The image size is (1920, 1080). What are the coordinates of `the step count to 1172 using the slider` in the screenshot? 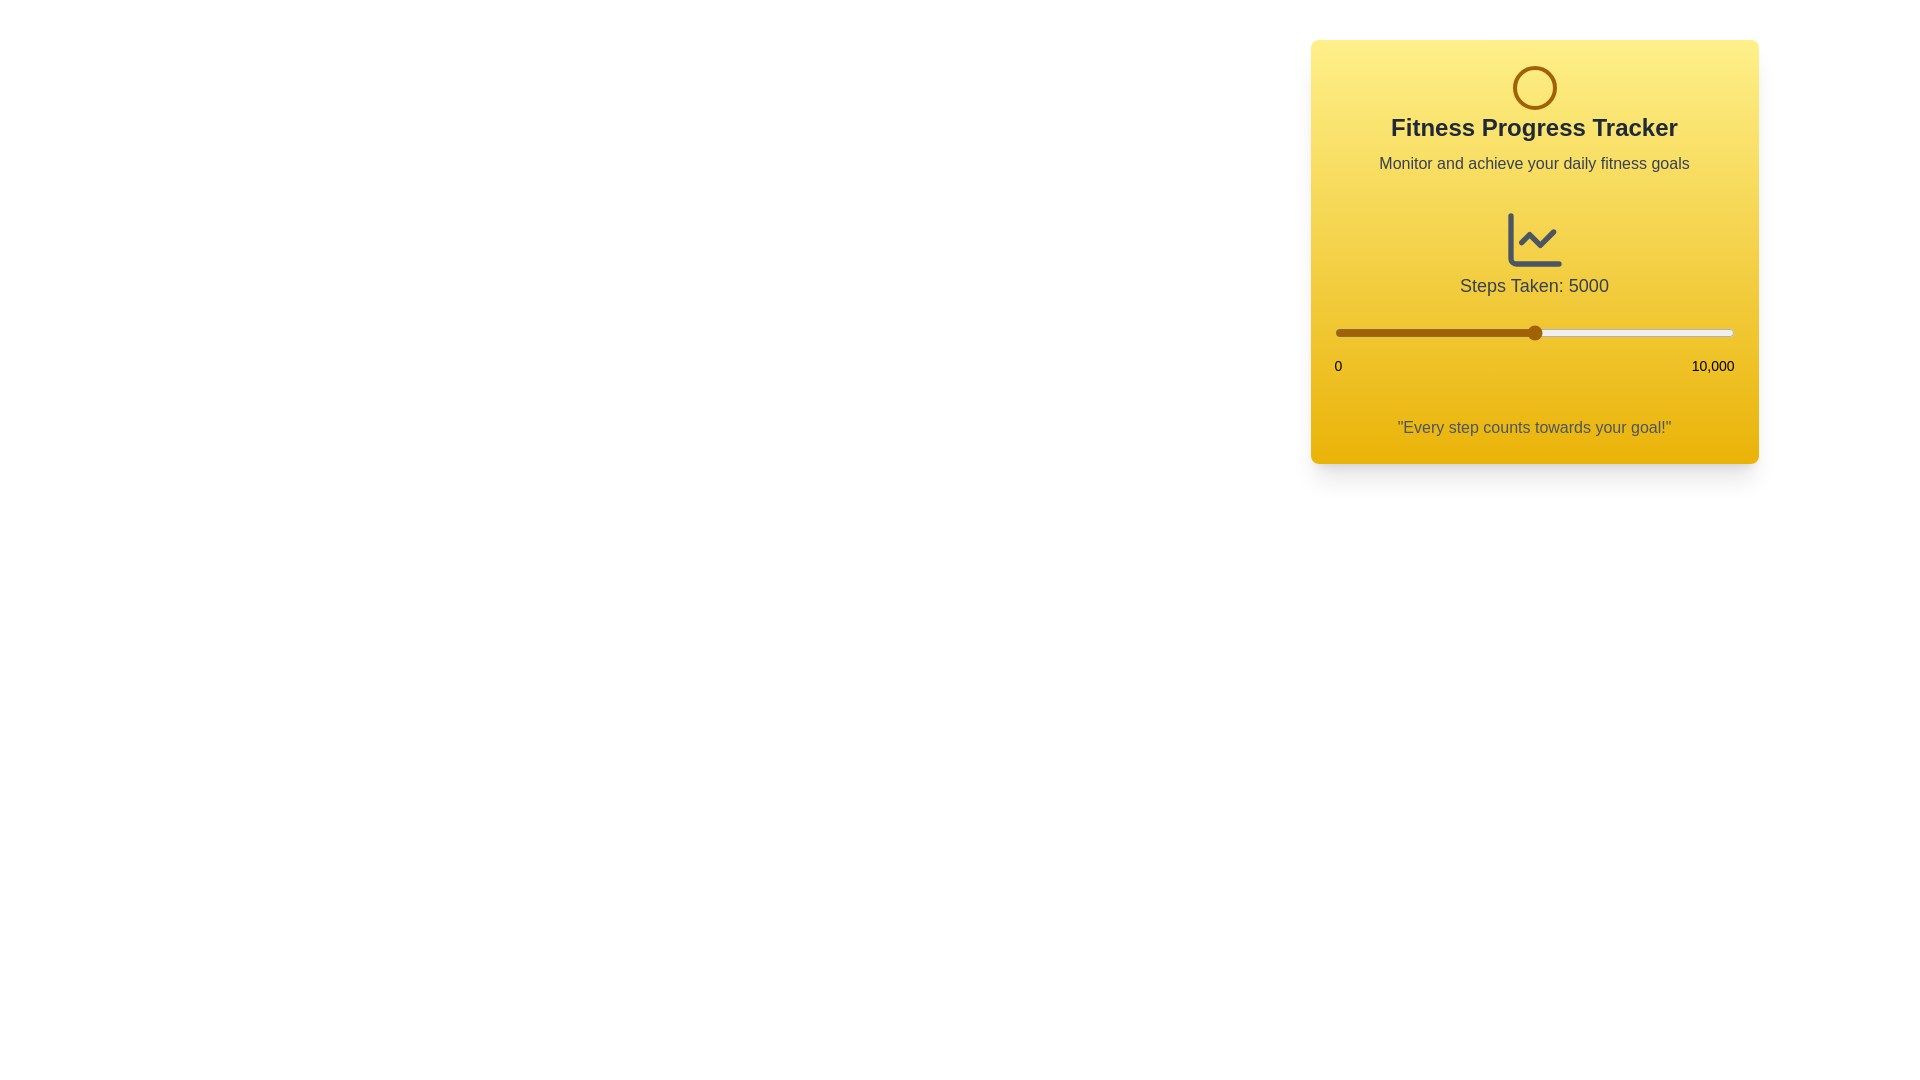 It's located at (1380, 331).